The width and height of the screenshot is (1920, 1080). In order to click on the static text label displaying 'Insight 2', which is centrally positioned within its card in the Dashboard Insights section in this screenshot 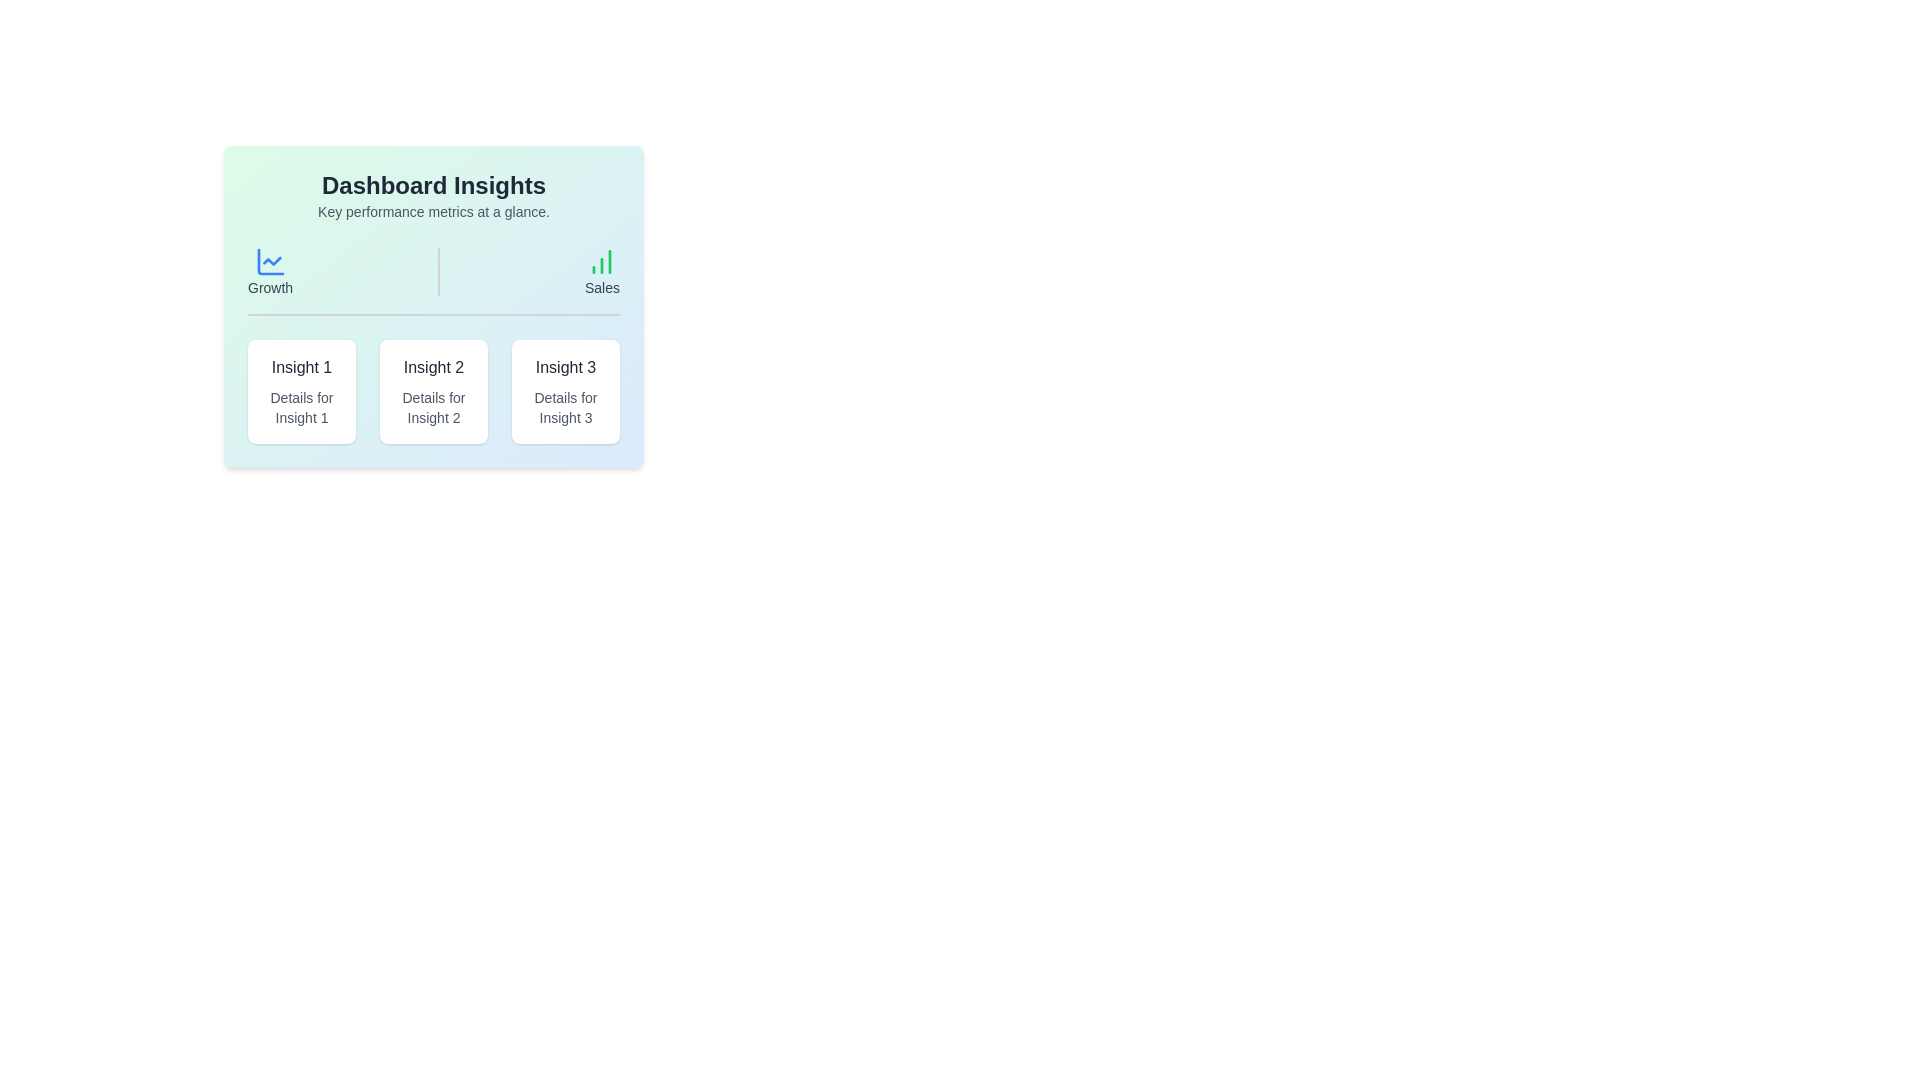, I will do `click(432, 367)`.